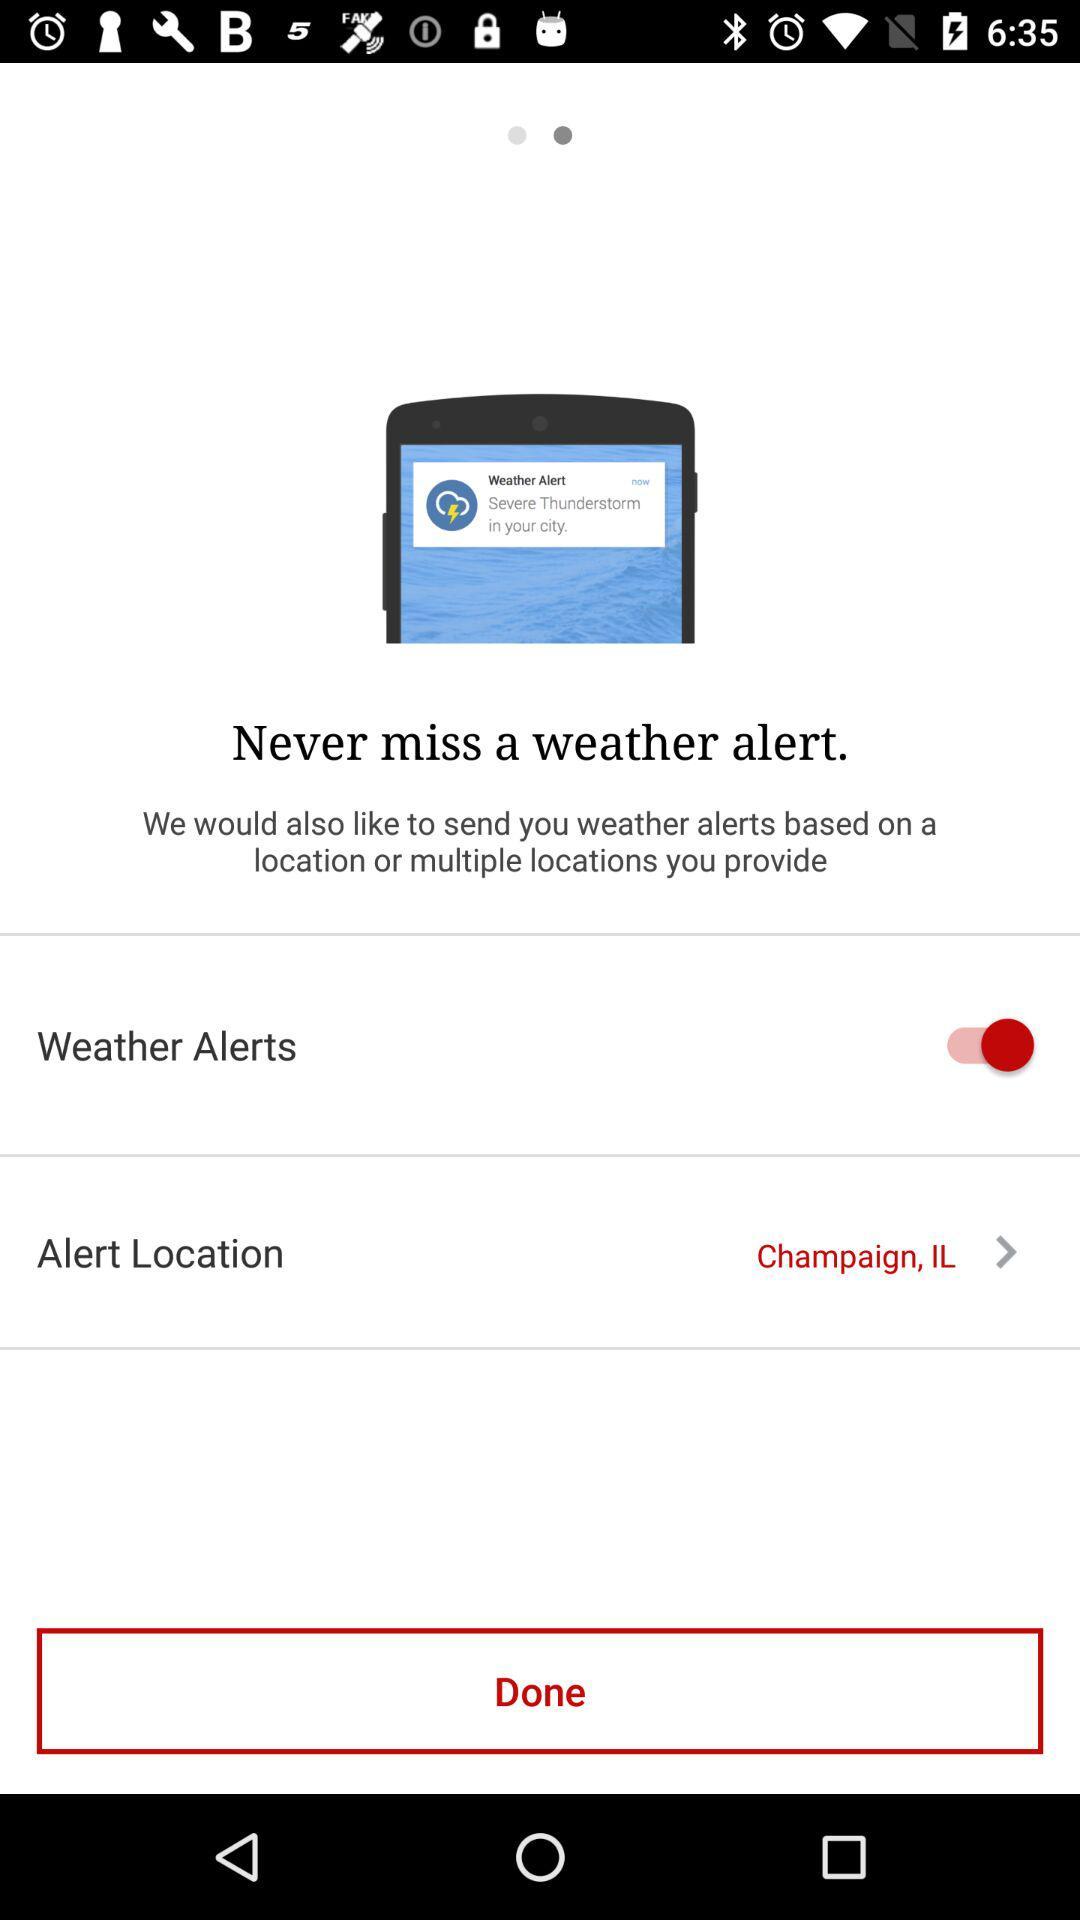  What do you see at coordinates (540, 1690) in the screenshot?
I see `done` at bounding box center [540, 1690].